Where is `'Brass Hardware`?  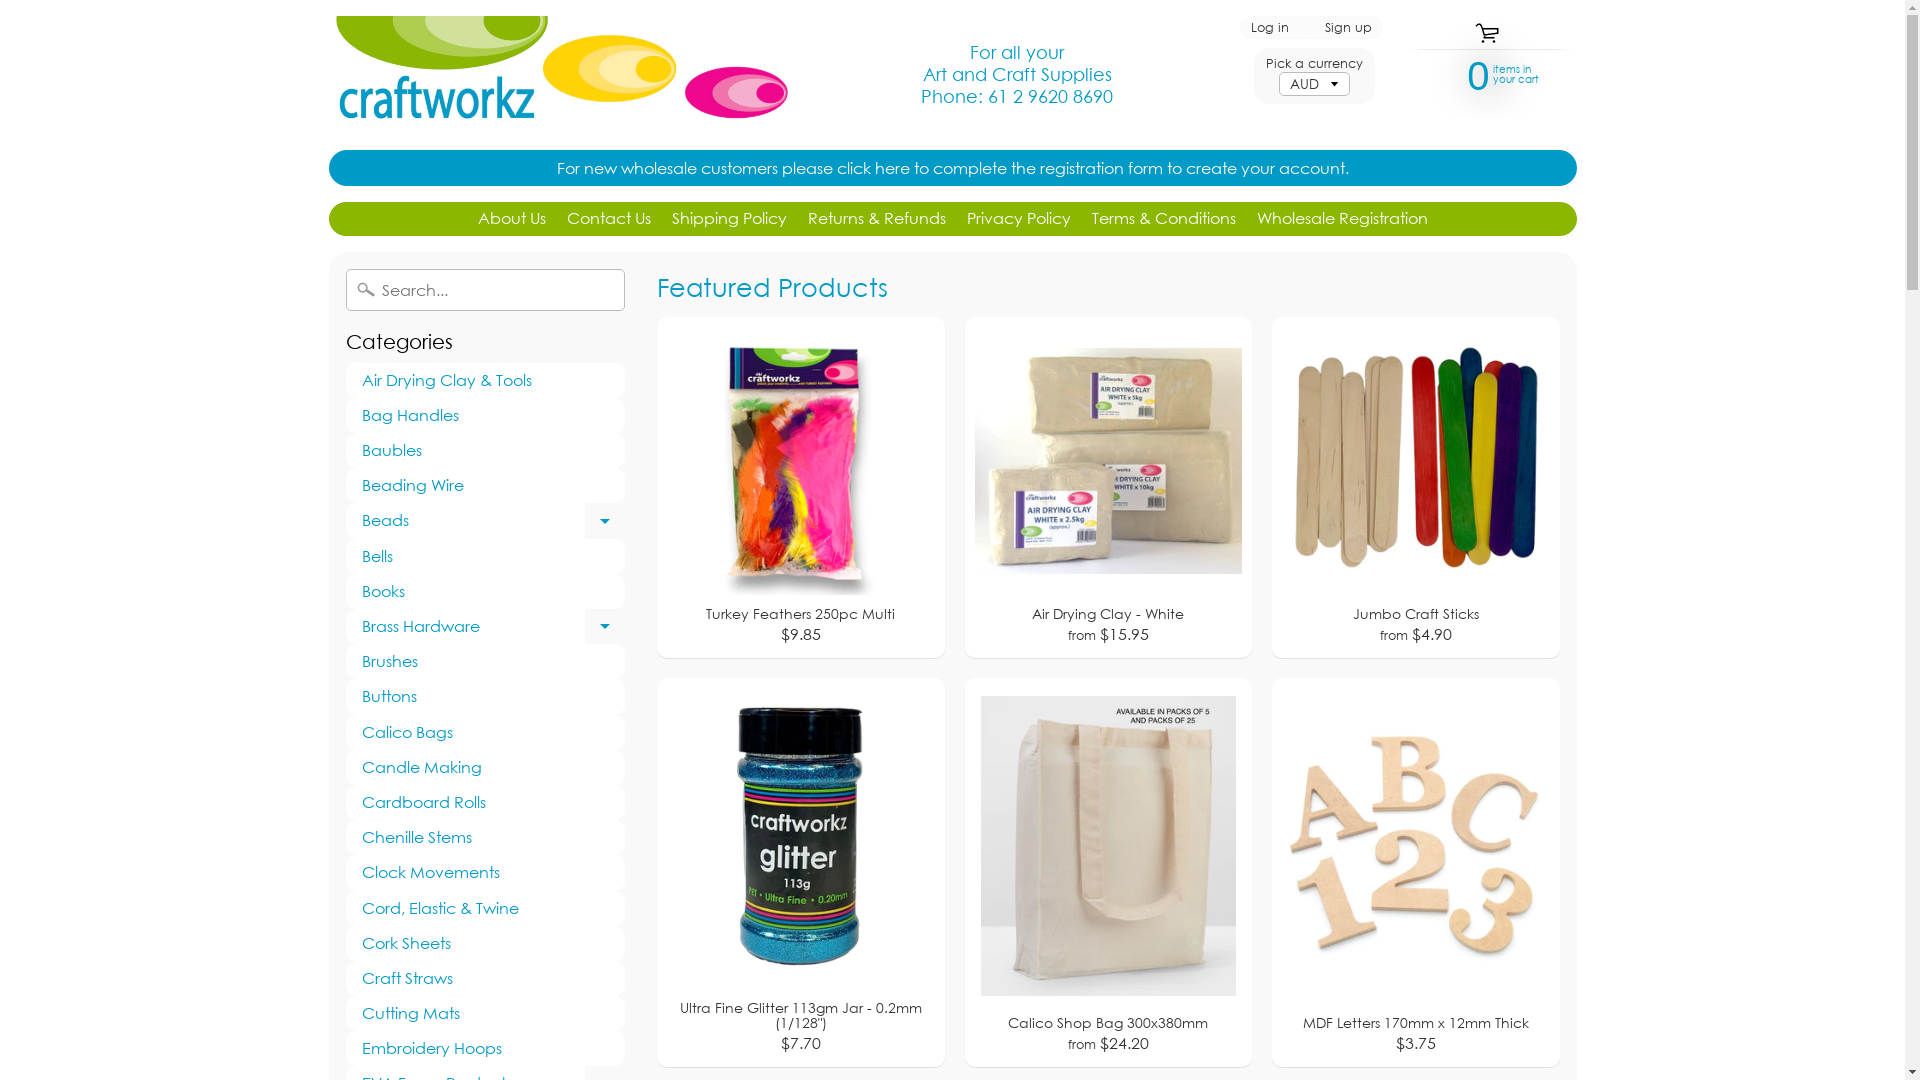
'Brass Hardware is located at coordinates (485, 625).